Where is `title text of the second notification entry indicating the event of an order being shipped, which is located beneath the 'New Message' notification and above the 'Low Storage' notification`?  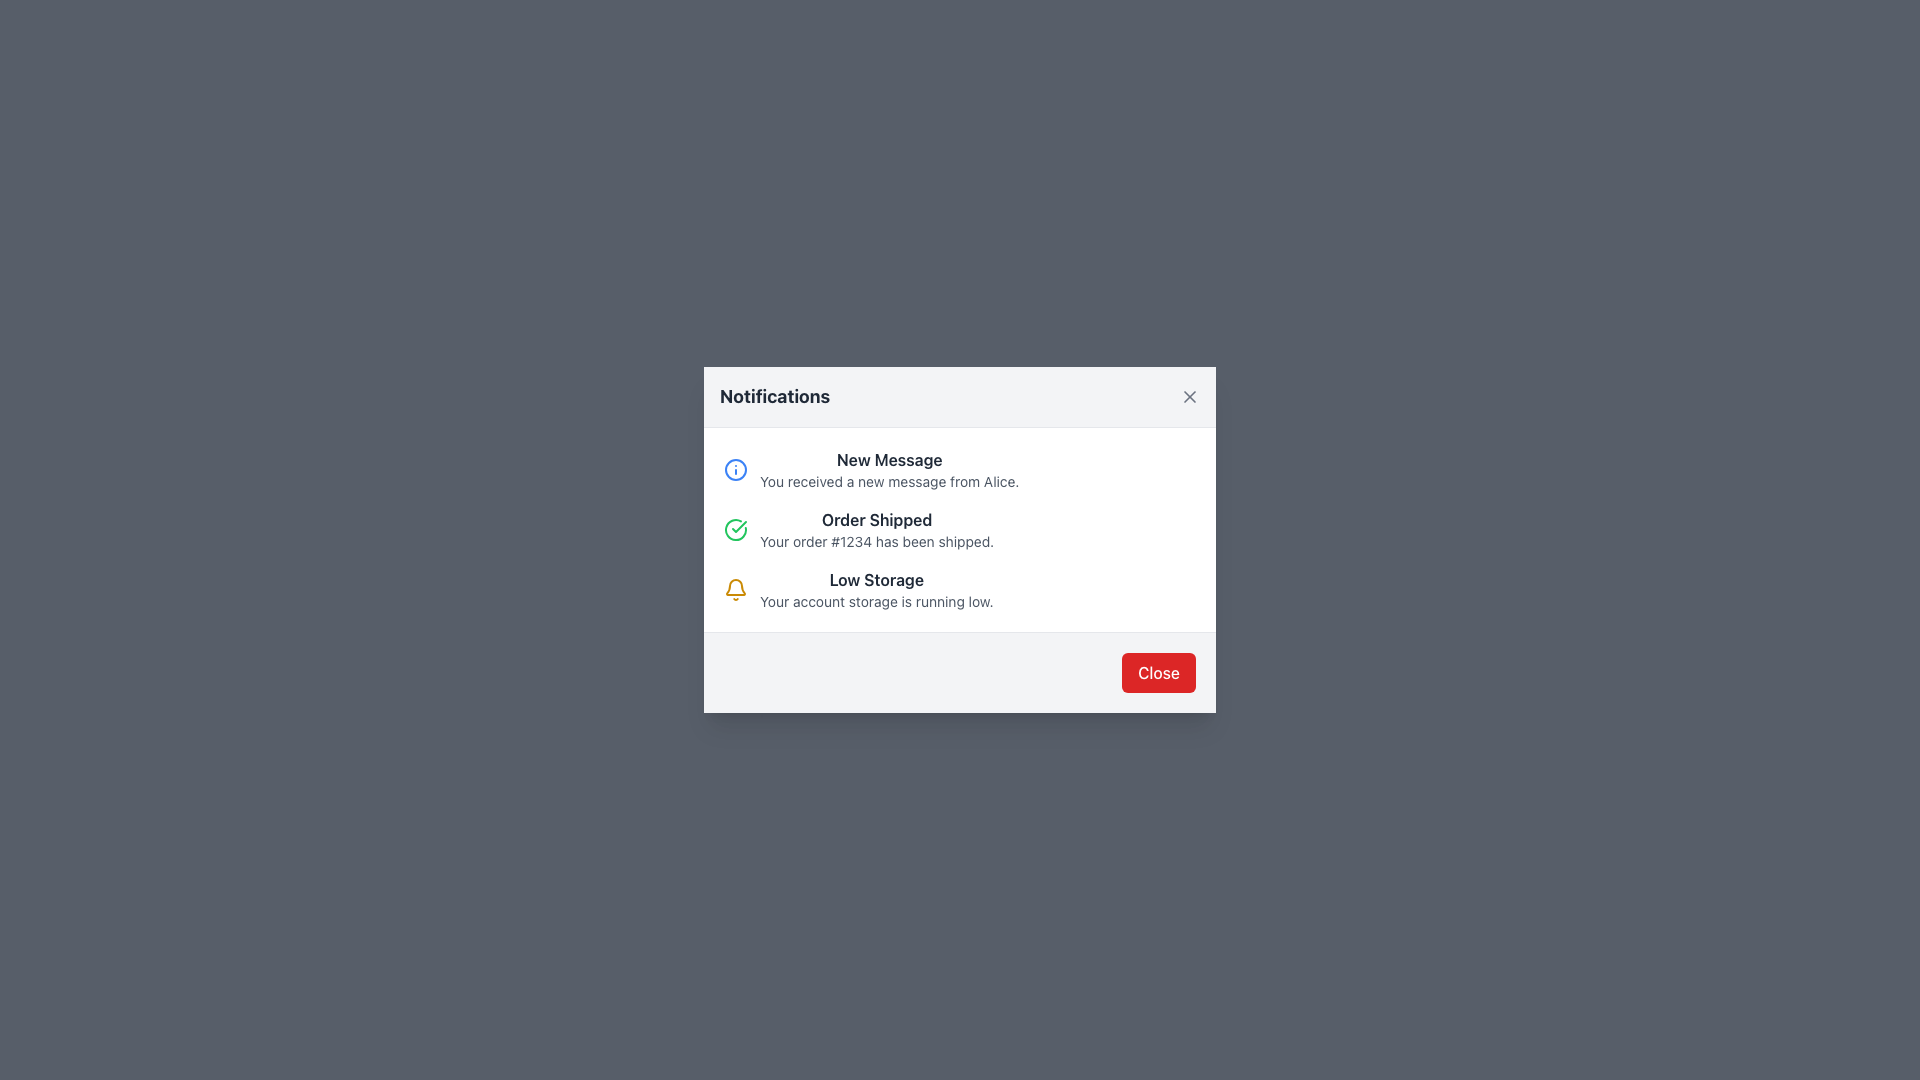 title text of the second notification entry indicating the event of an order being shipped, which is located beneath the 'New Message' notification and above the 'Low Storage' notification is located at coordinates (877, 519).